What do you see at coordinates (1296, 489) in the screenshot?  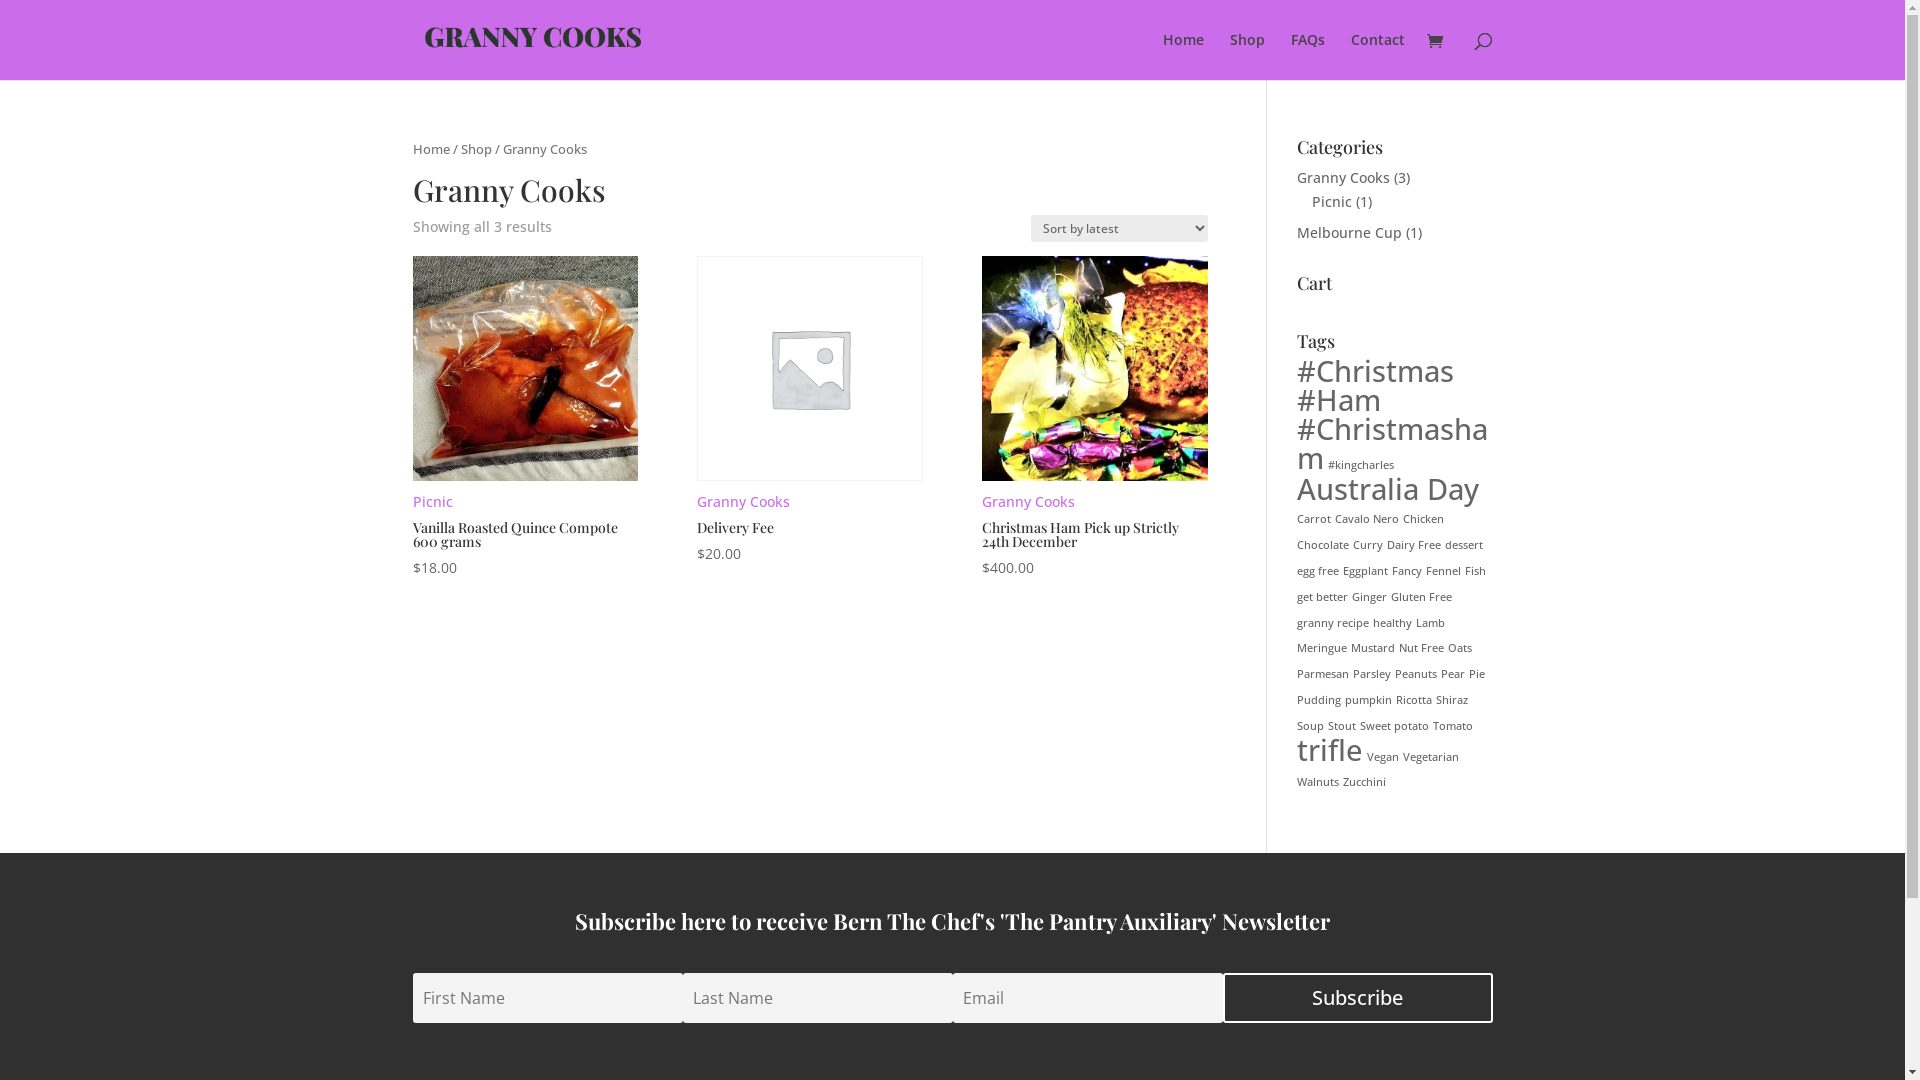 I see `'Australia Day'` at bounding box center [1296, 489].